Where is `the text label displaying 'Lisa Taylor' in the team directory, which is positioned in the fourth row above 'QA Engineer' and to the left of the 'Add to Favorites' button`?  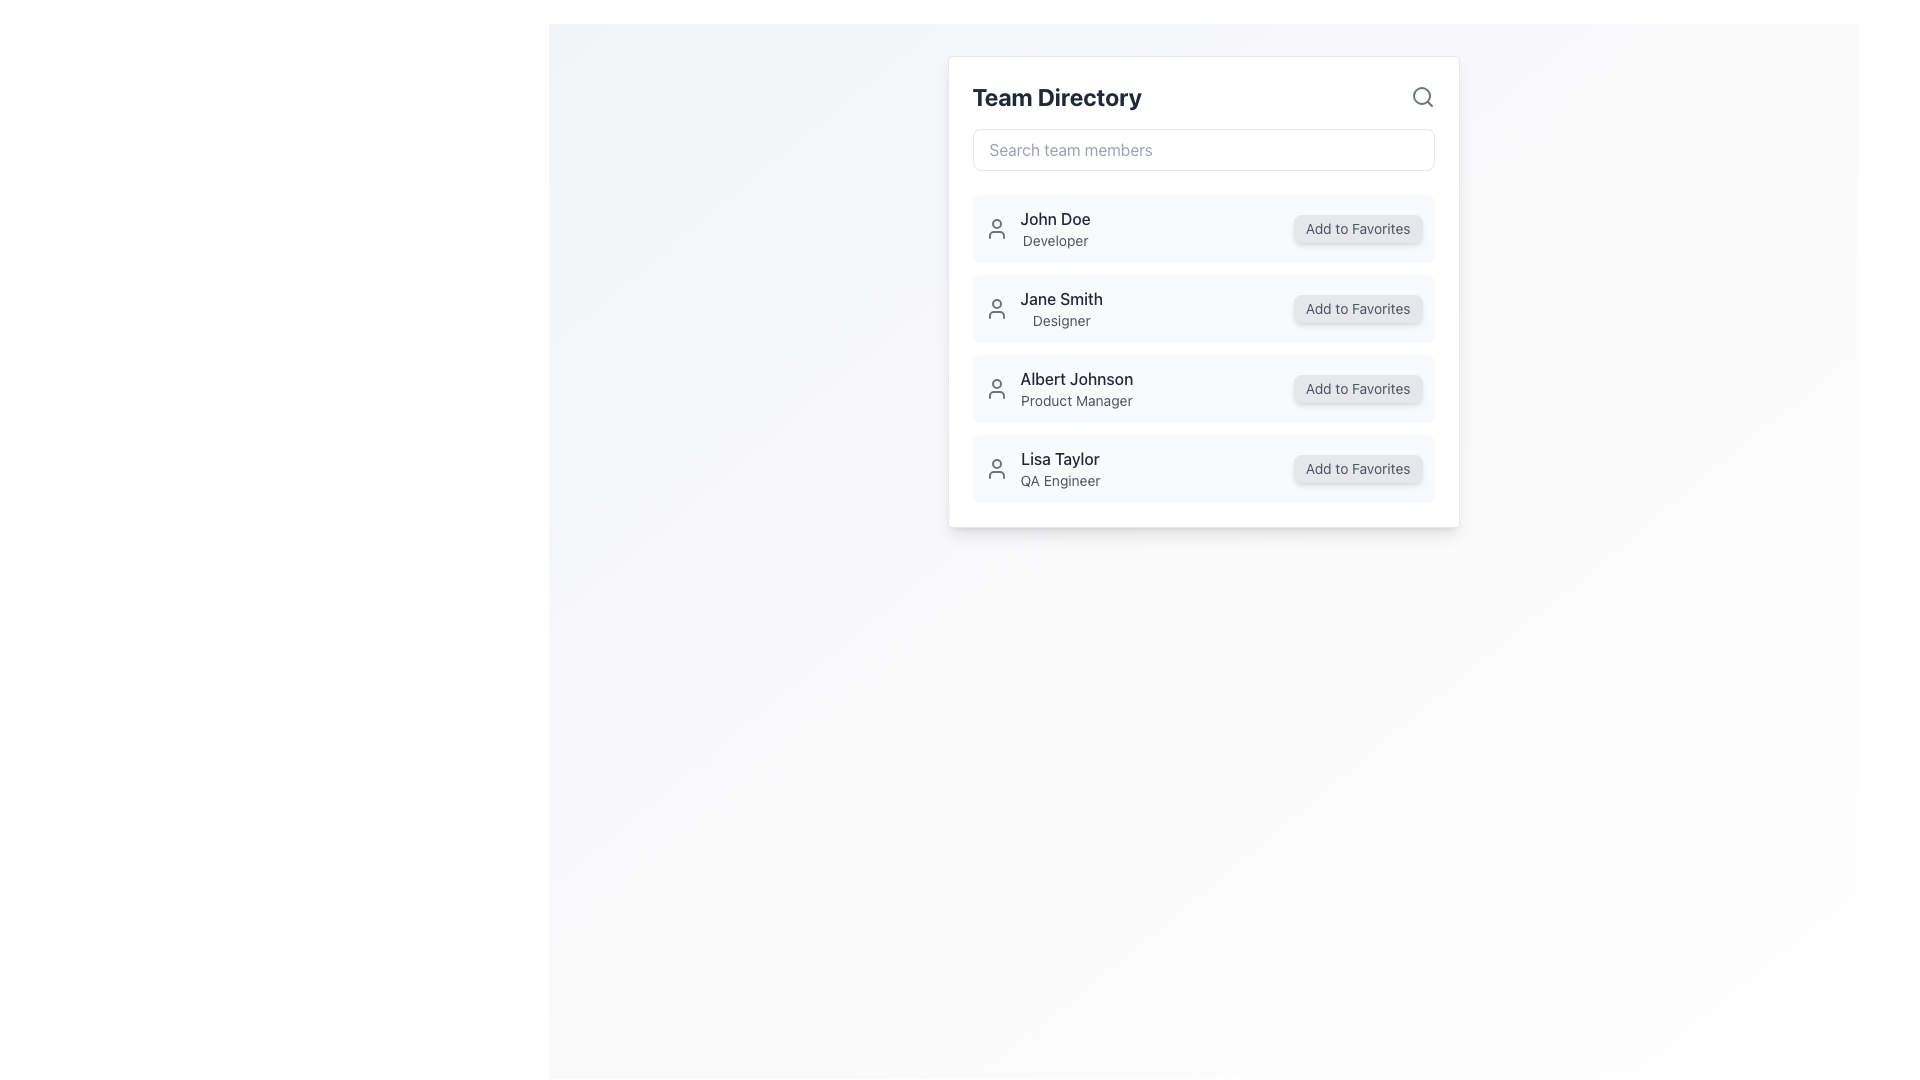 the text label displaying 'Lisa Taylor' in the team directory, which is positioned in the fourth row above 'QA Engineer' and to the left of the 'Add to Favorites' button is located at coordinates (1059, 459).